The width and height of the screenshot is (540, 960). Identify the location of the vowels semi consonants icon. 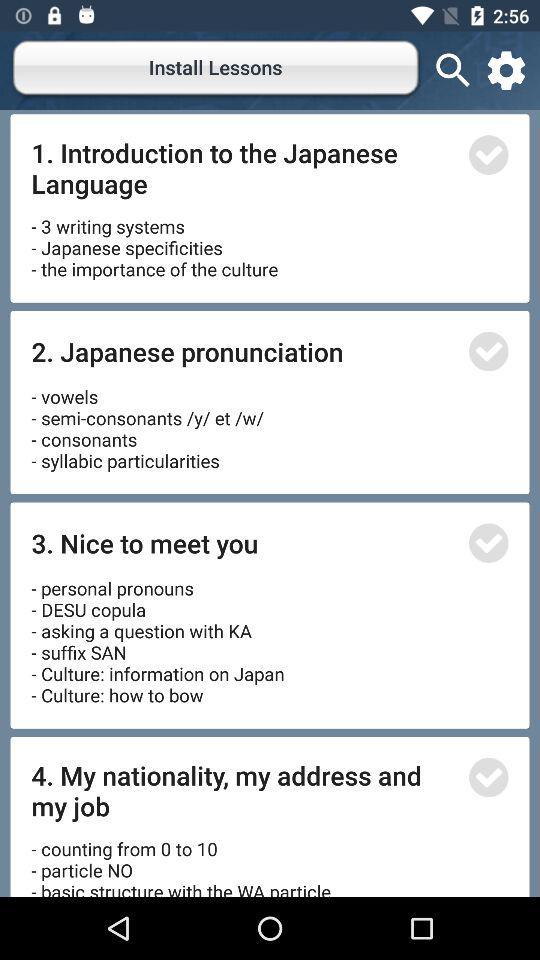
(149, 422).